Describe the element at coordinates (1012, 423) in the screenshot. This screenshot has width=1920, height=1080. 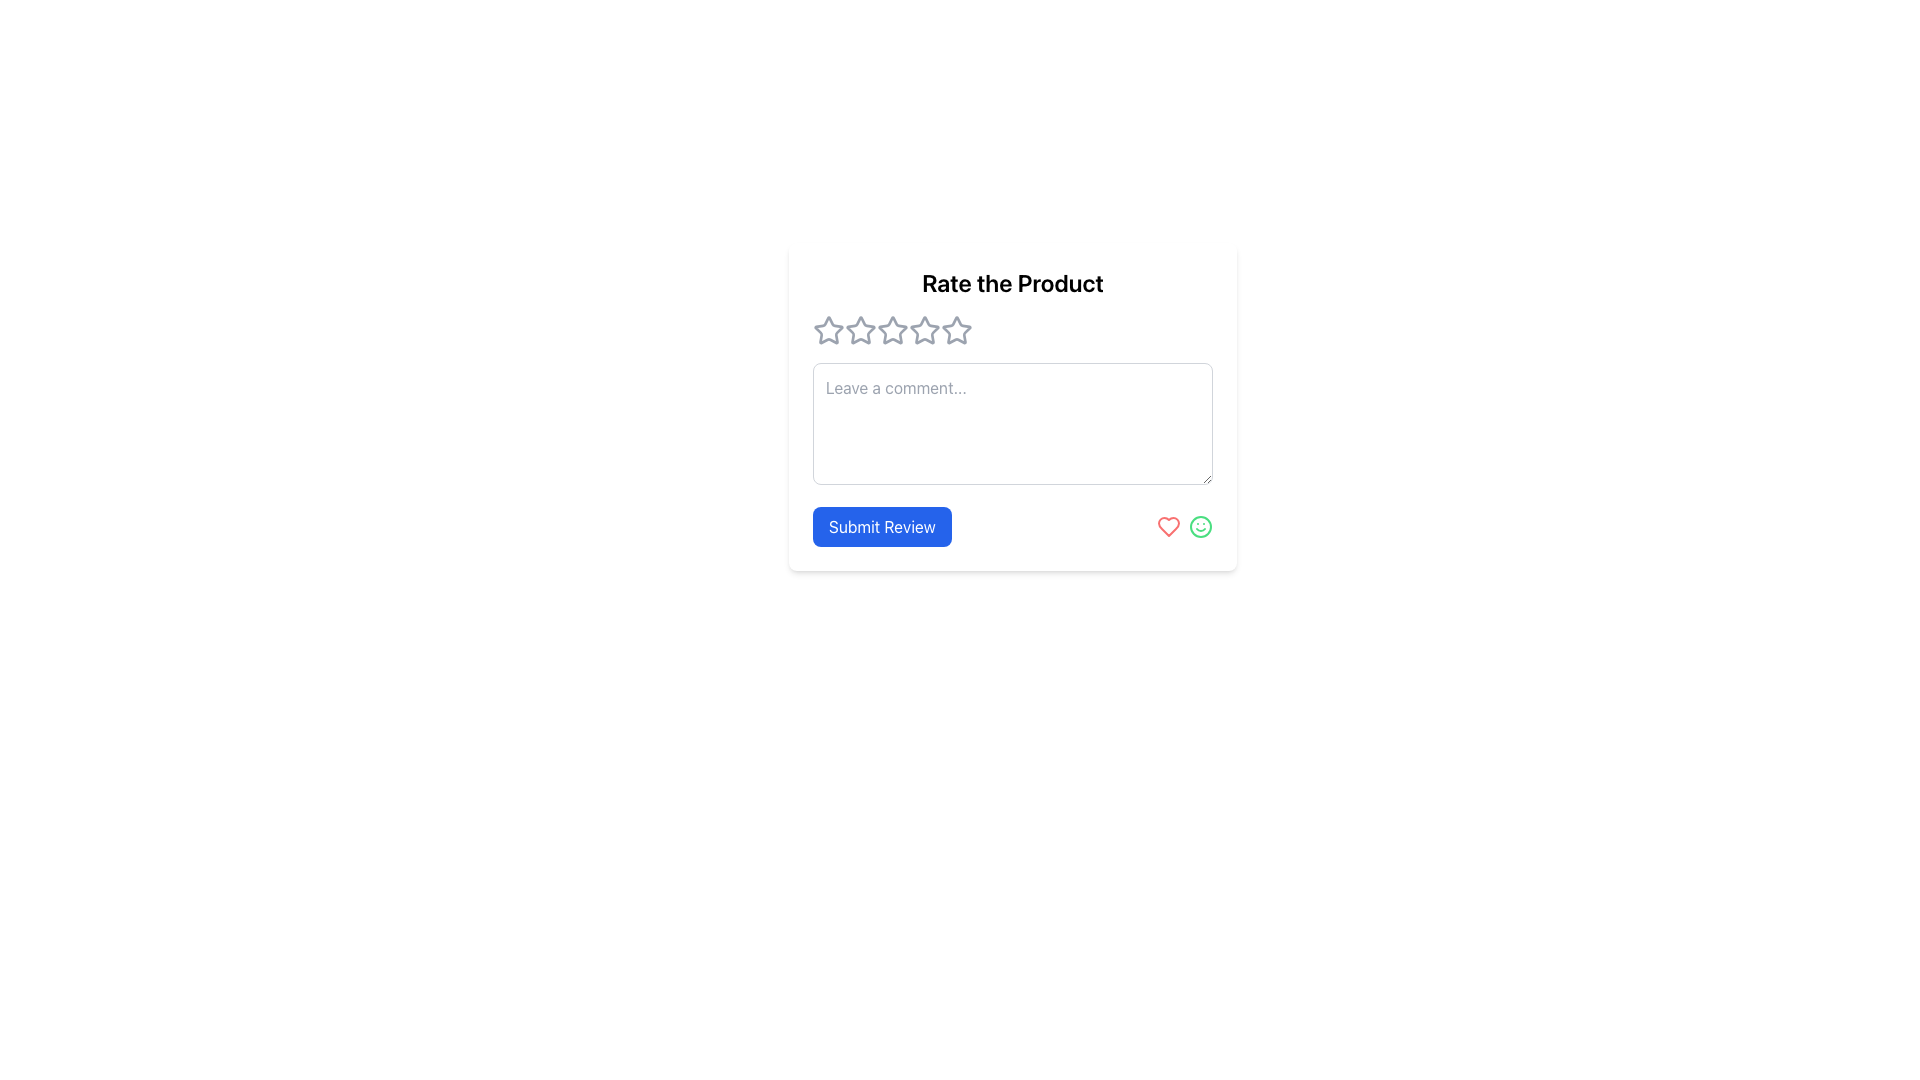
I see `the textarea element styled as a bordered box with rounded corners, located below the star icons and above the 'Submit Review' button, to focus for inputting comments or feedback` at that location.